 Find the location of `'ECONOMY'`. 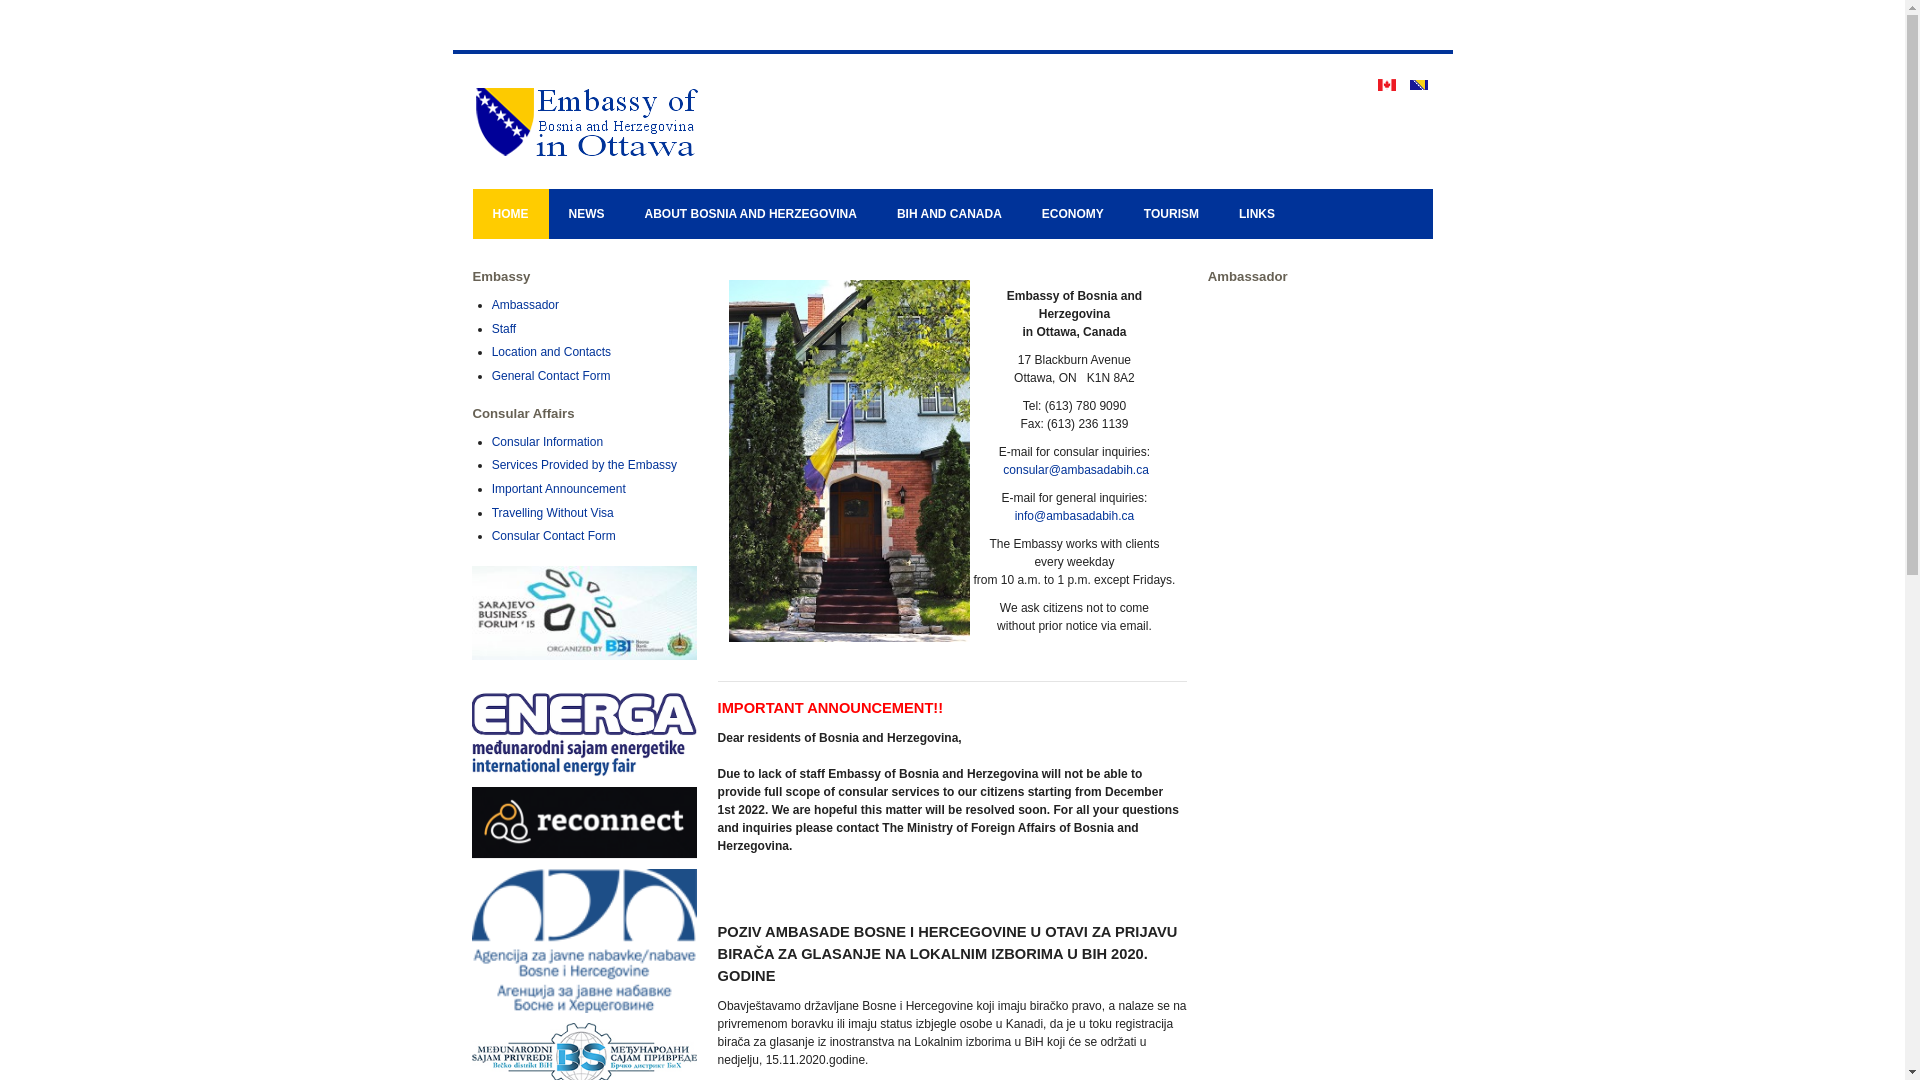

'ECONOMY' is located at coordinates (1072, 213).